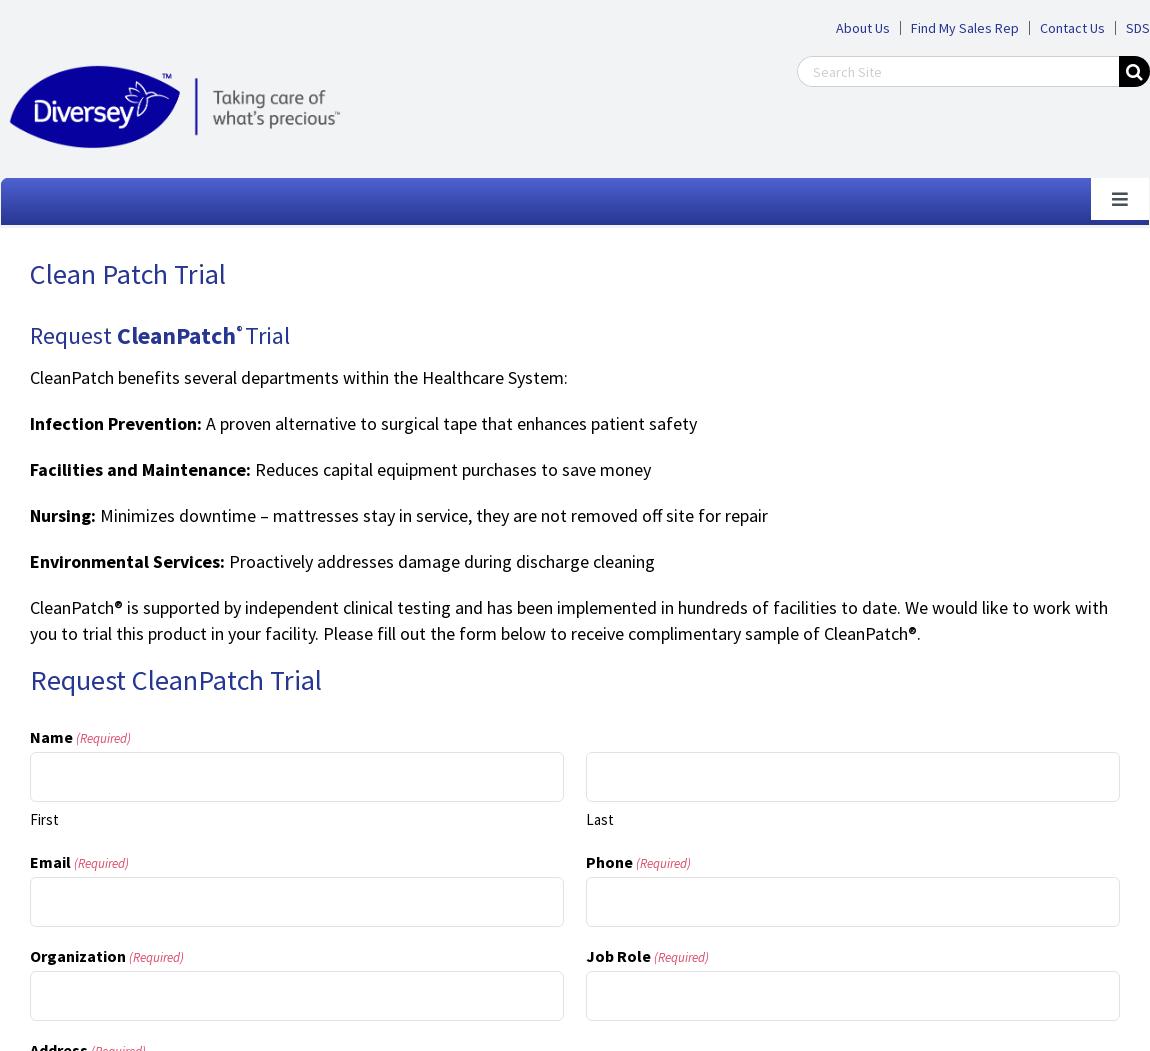 Image resolution: width=1150 pixels, height=1051 pixels. What do you see at coordinates (835, 27) in the screenshot?
I see `'About Us'` at bounding box center [835, 27].